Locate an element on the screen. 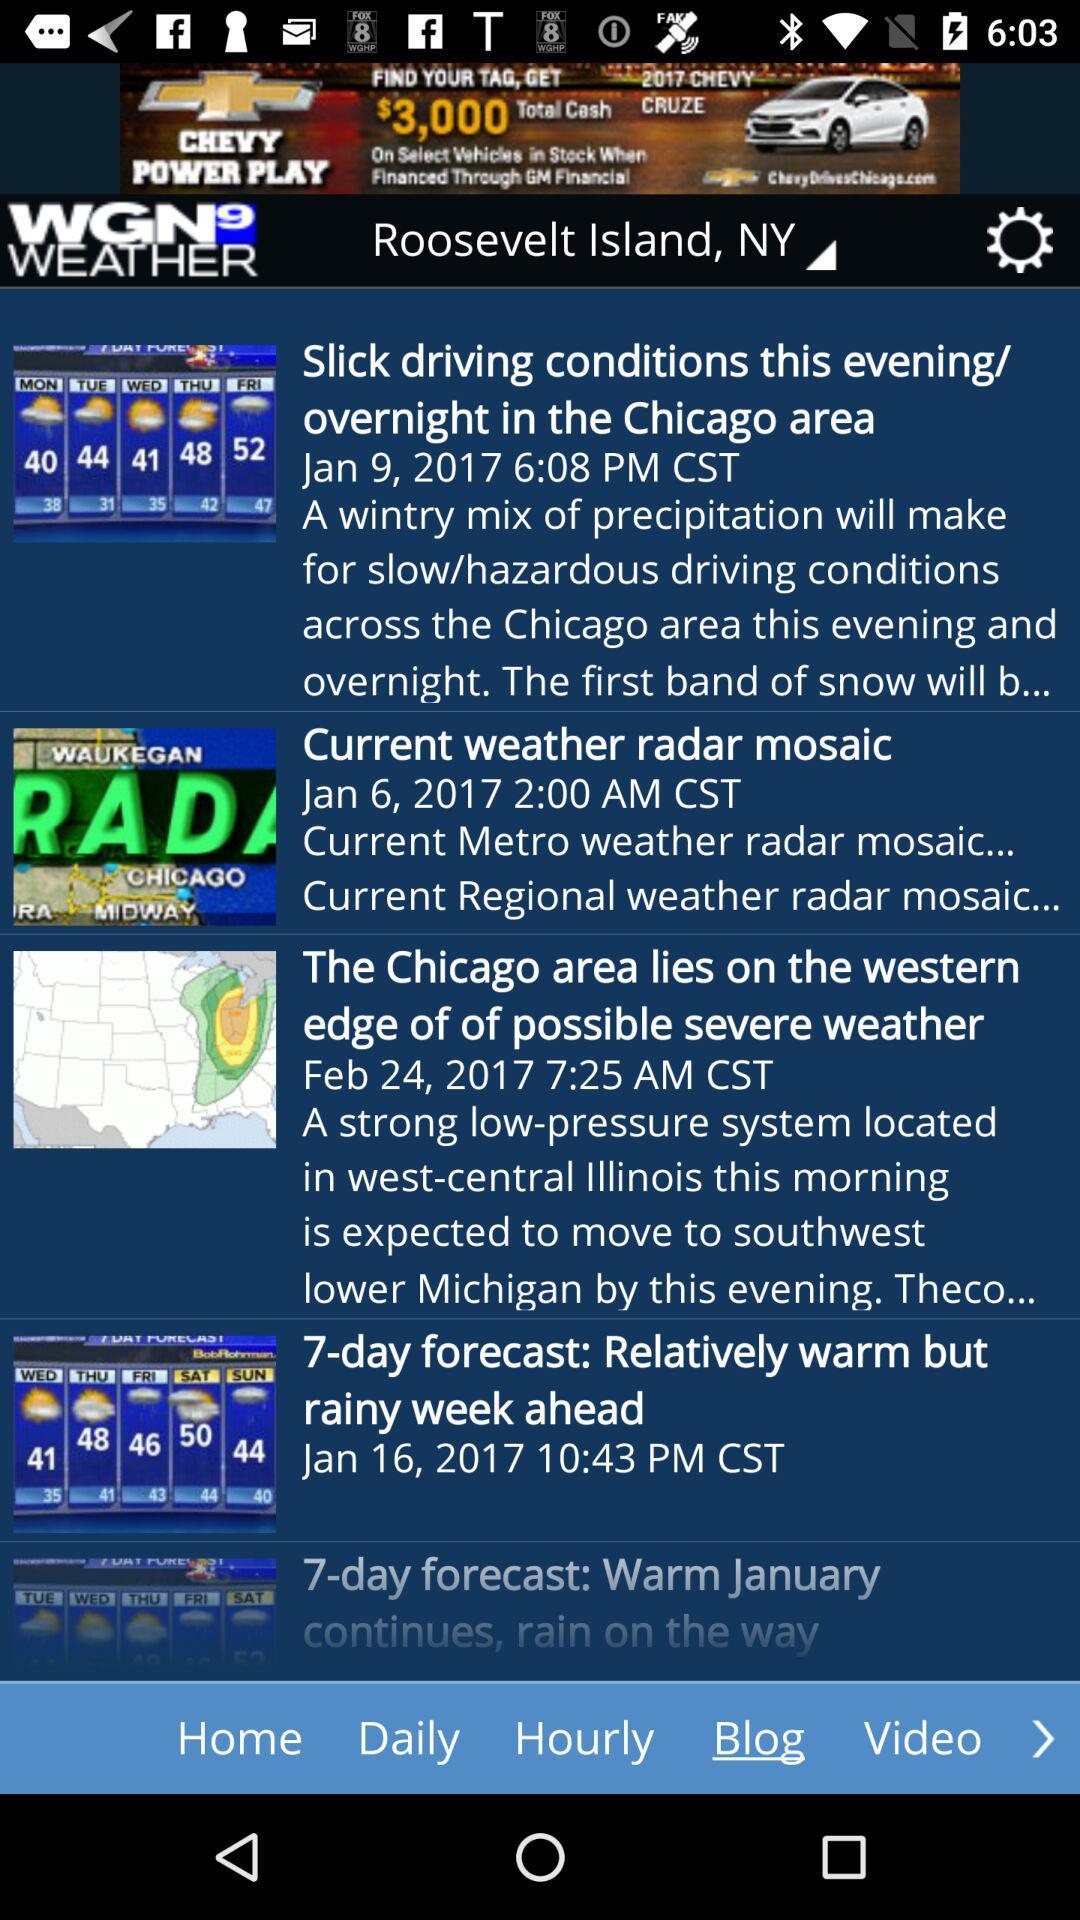 The height and width of the screenshot is (1920, 1080). the arrow_forward icon is located at coordinates (1042, 1737).